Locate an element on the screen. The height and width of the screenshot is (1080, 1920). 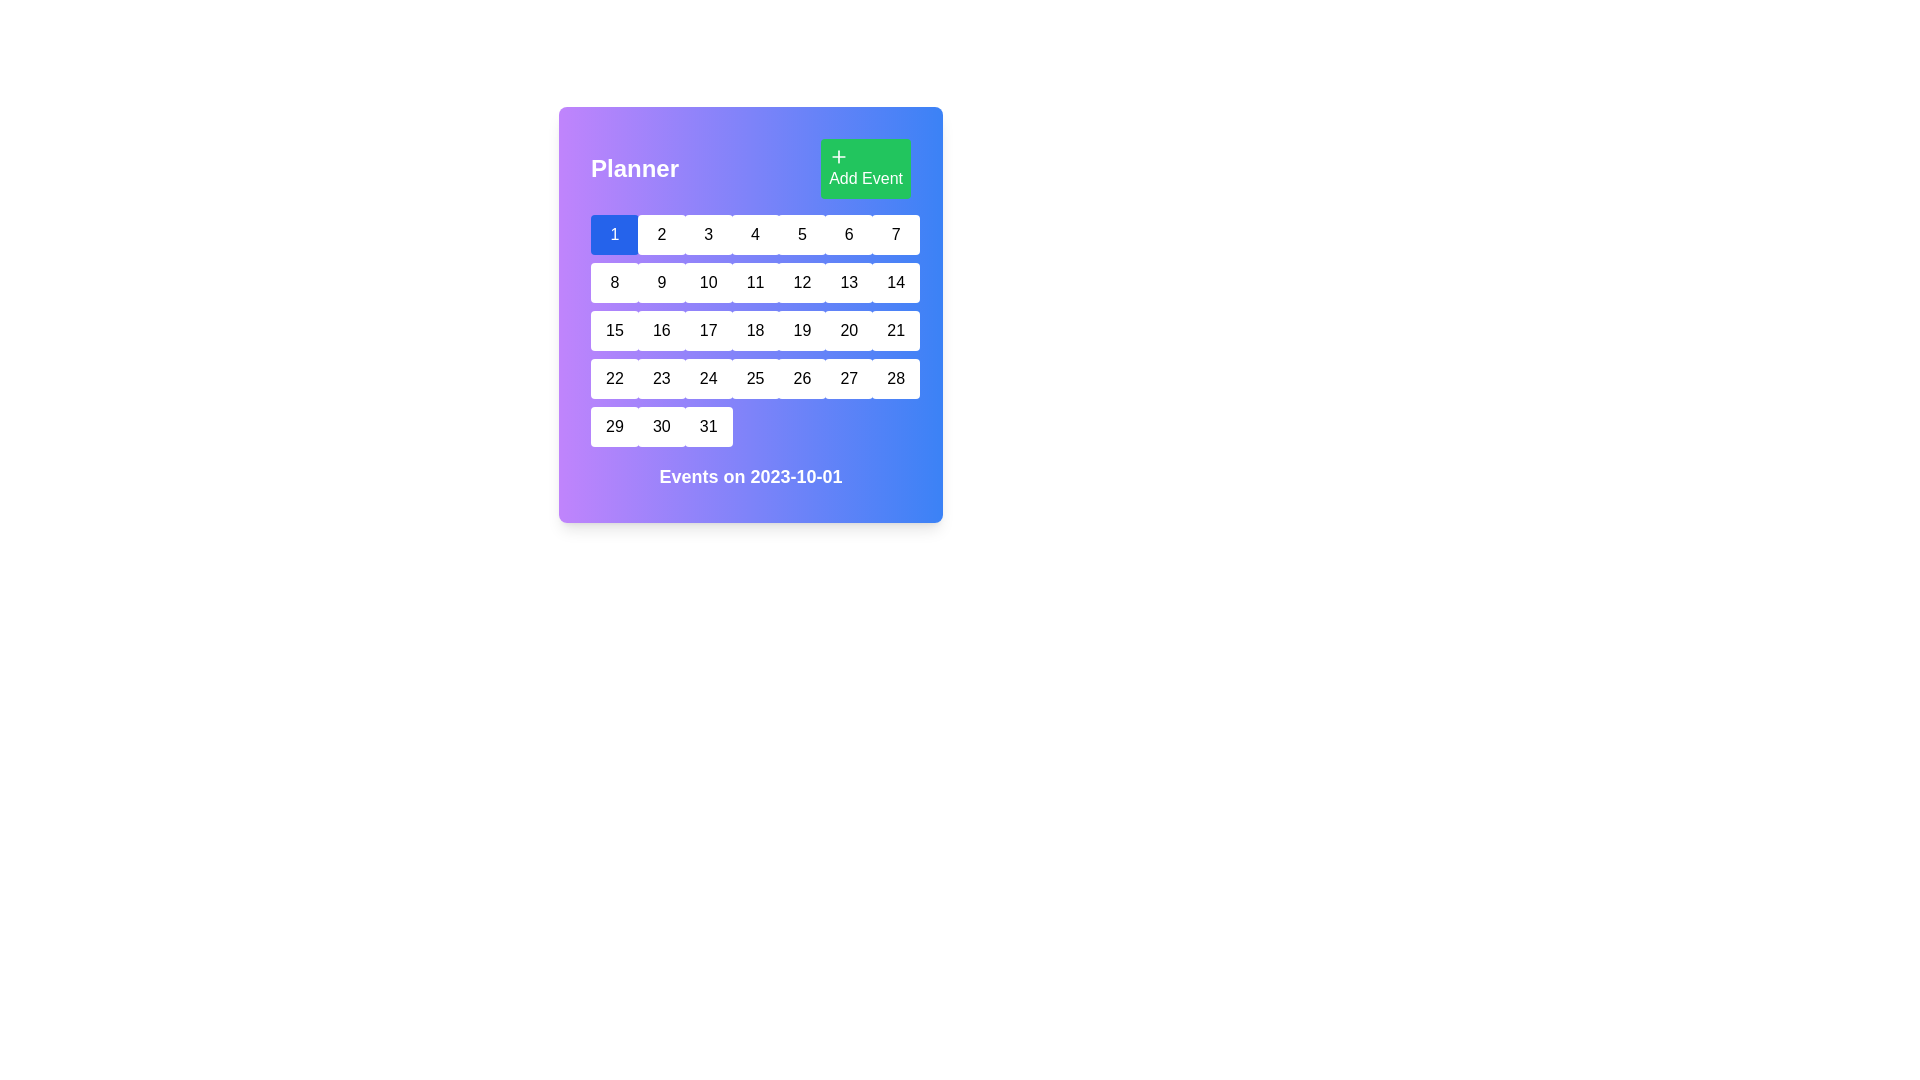
the clickable calendar date item representing the 30th day in the calendar grid is located at coordinates (661, 426).